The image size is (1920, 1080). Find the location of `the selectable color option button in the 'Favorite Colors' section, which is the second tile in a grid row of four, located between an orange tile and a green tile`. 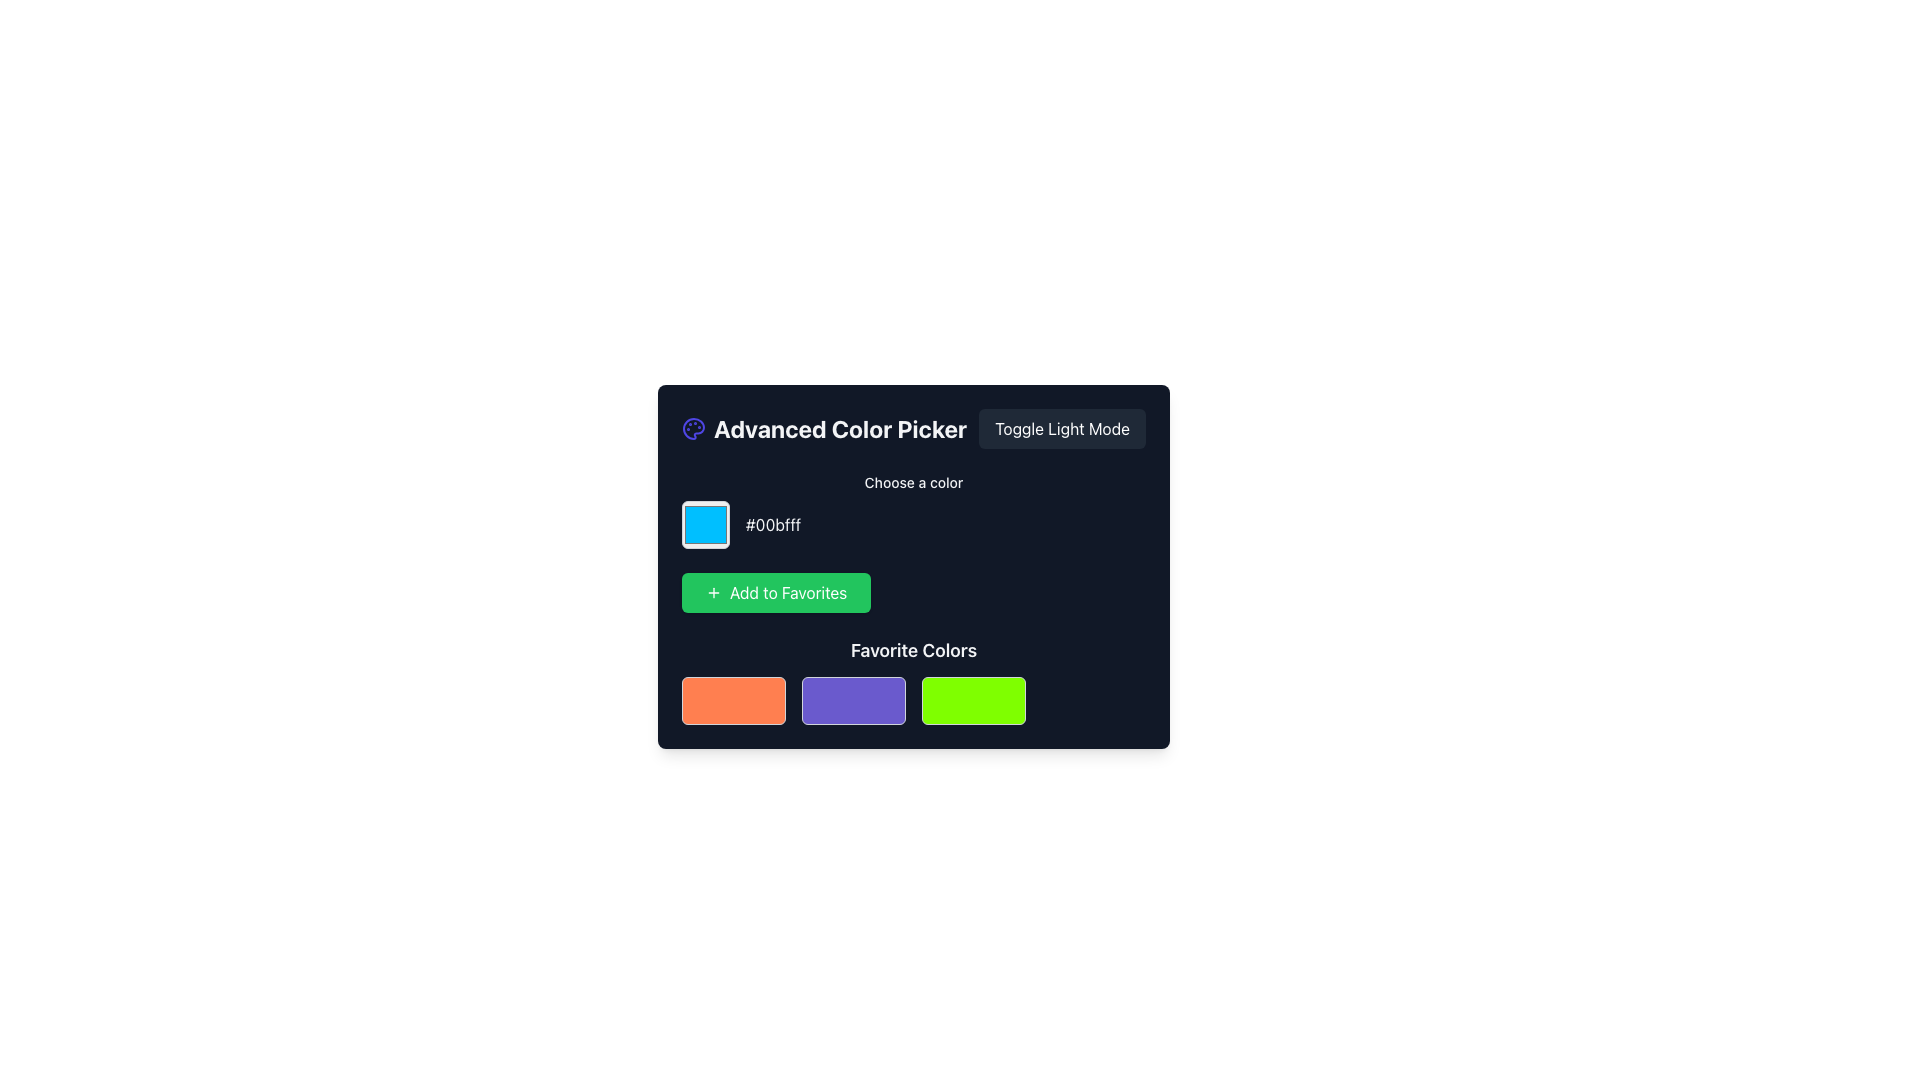

the selectable color option button in the 'Favorite Colors' section, which is the second tile in a grid row of four, located between an orange tile and a green tile is located at coordinates (854, 700).